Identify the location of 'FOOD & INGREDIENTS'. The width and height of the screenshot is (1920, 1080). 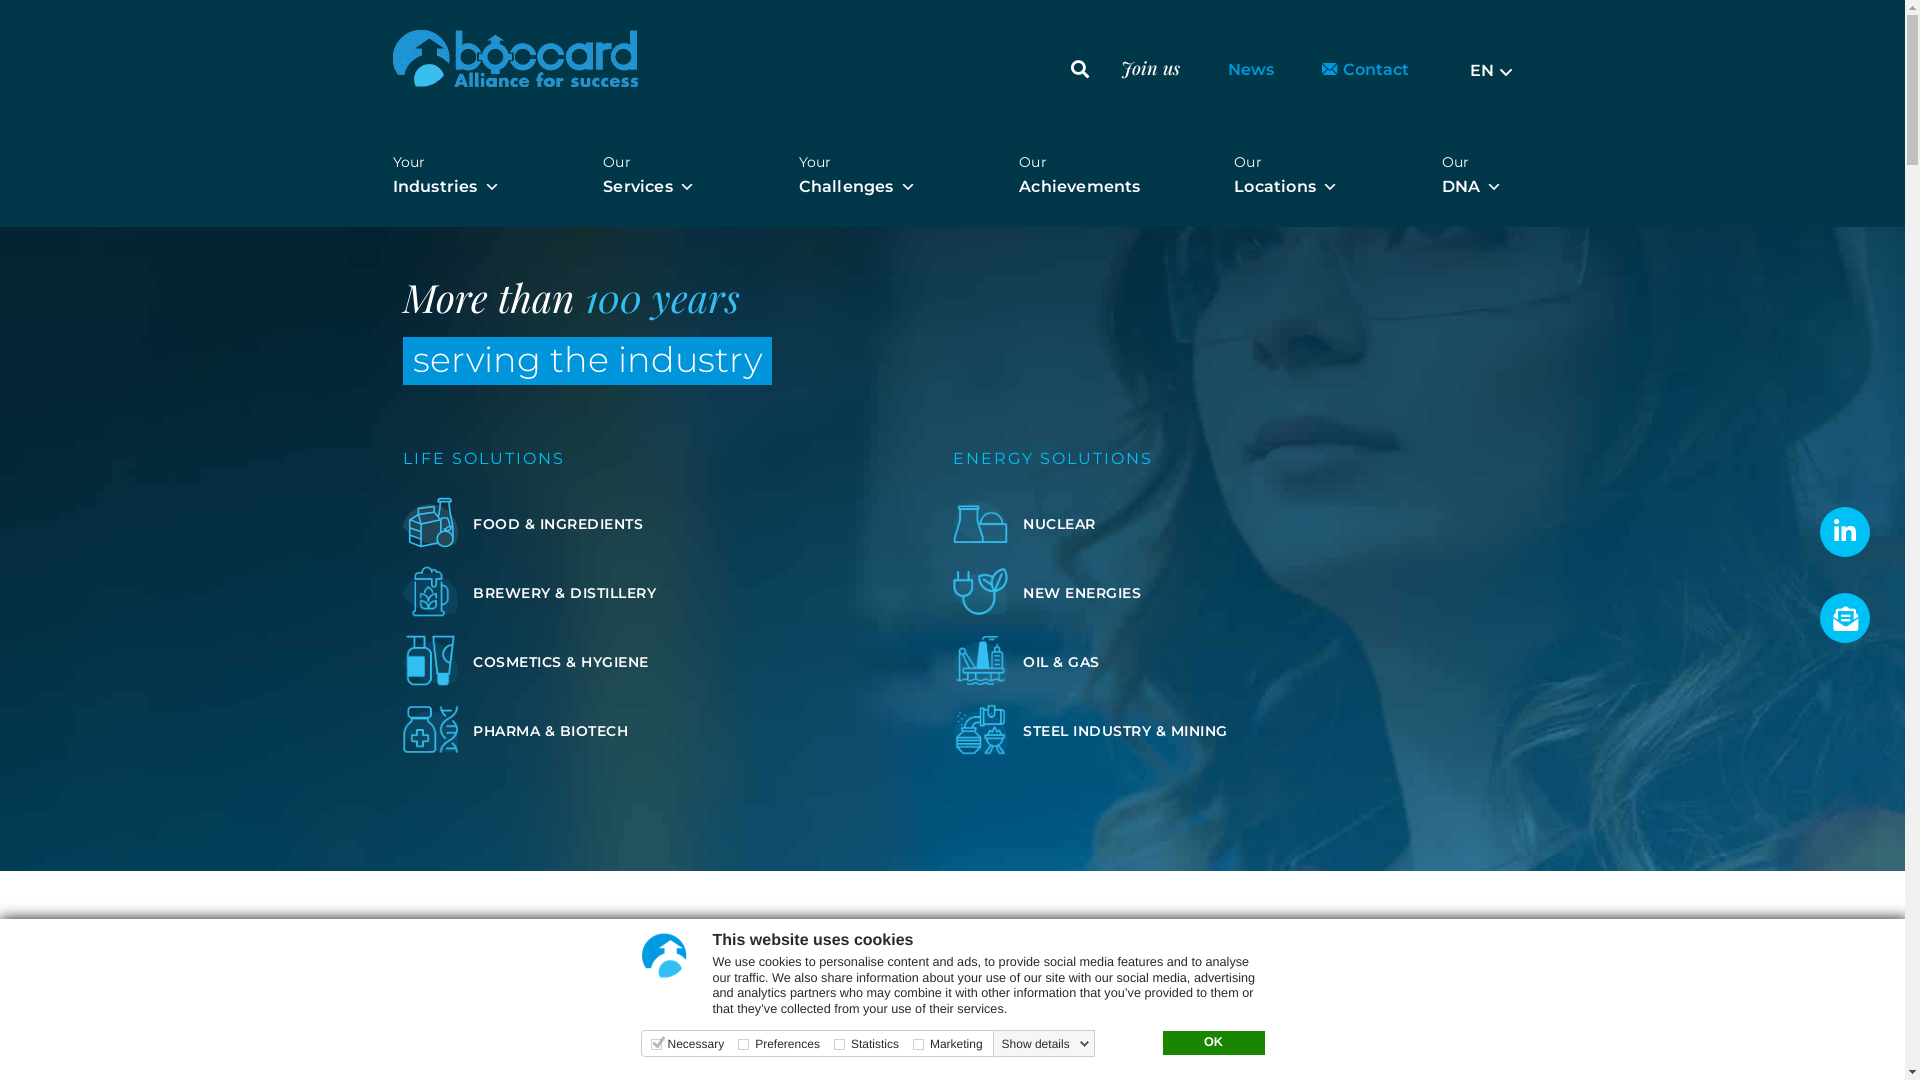
(556, 522).